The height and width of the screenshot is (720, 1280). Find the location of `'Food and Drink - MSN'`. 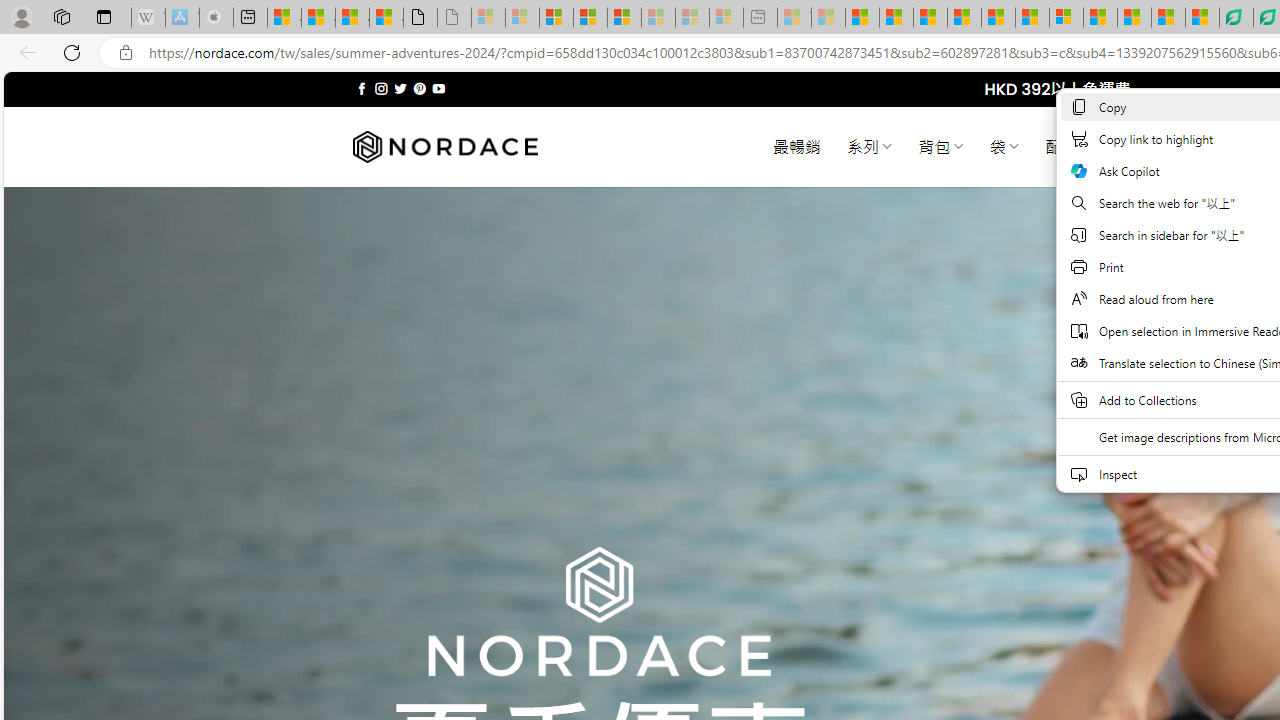

'Food and Drink - MSN' is located at coordinates (895, 17).